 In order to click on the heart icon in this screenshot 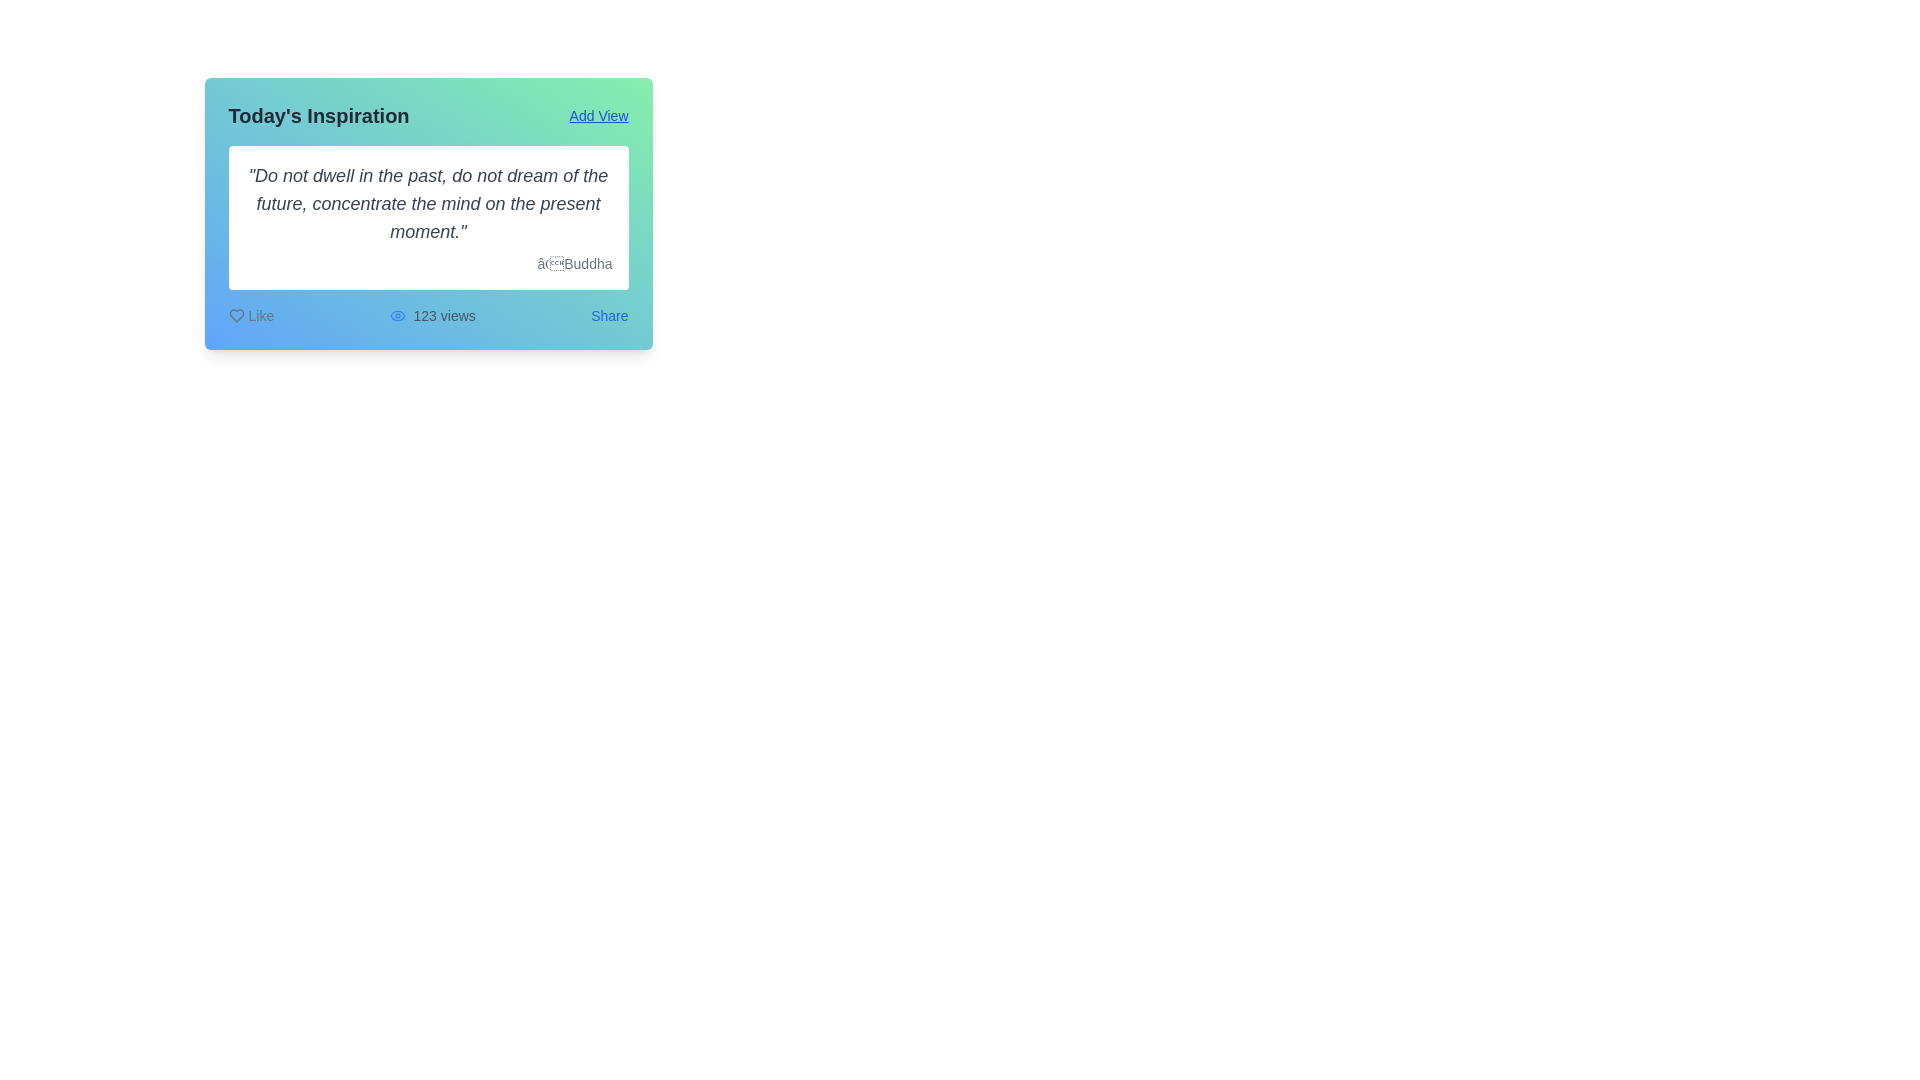, I will do `click(236, 315)`.